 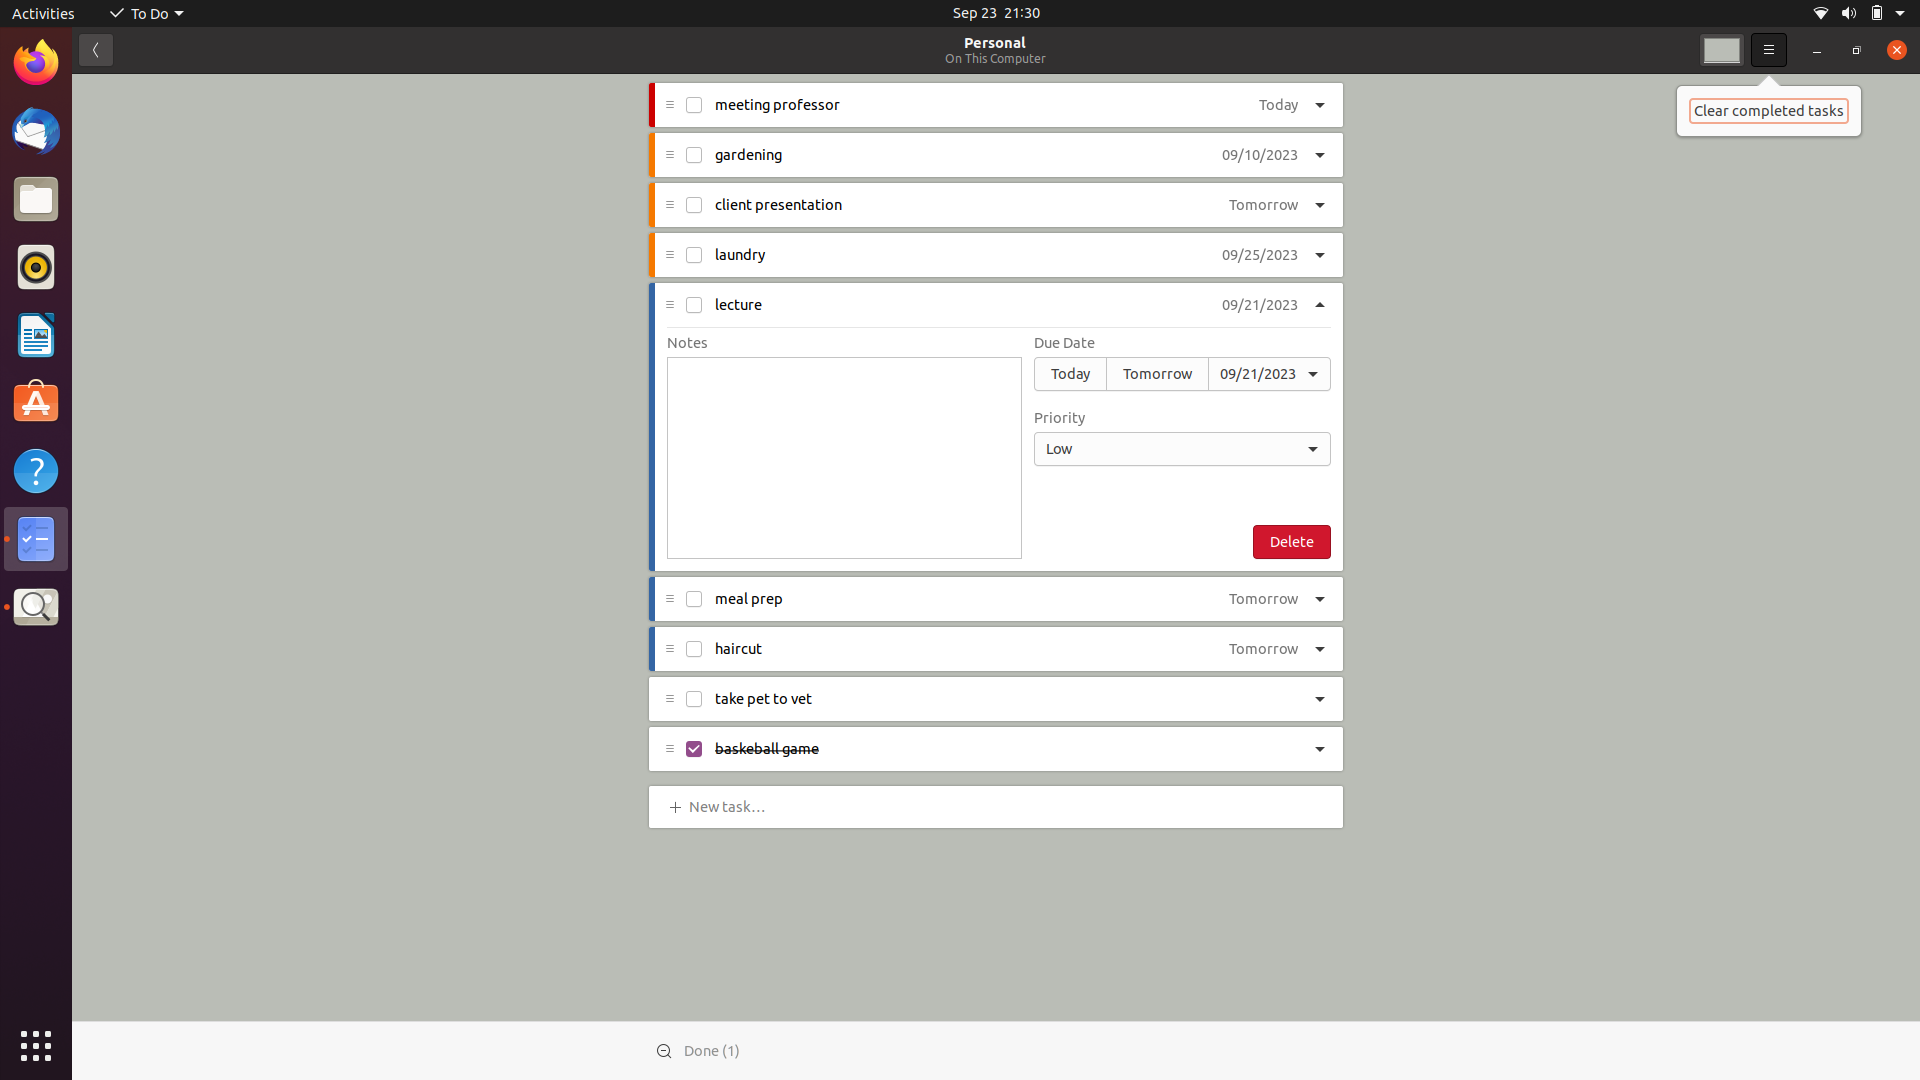 I want to click on Check off "meal prep" task as done, so click(x=694, y=600).